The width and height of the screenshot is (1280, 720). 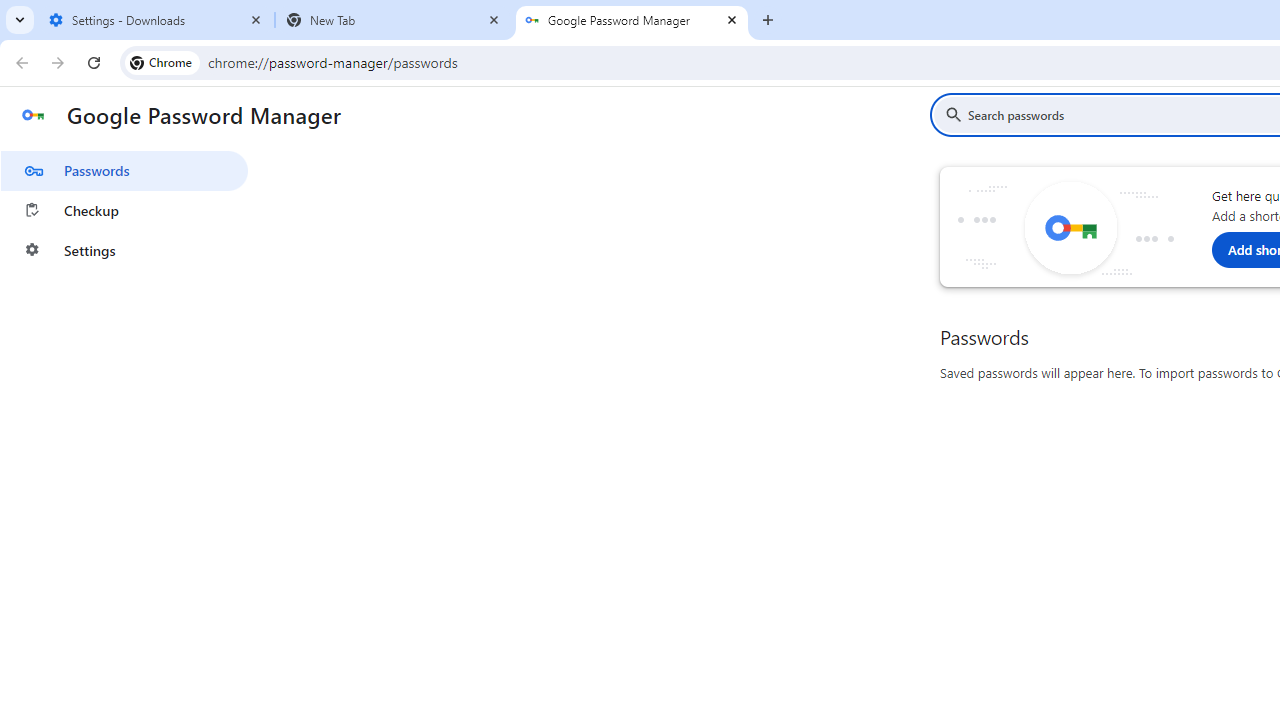 I want to click on 'New Tab', so click(x=394, y=20).